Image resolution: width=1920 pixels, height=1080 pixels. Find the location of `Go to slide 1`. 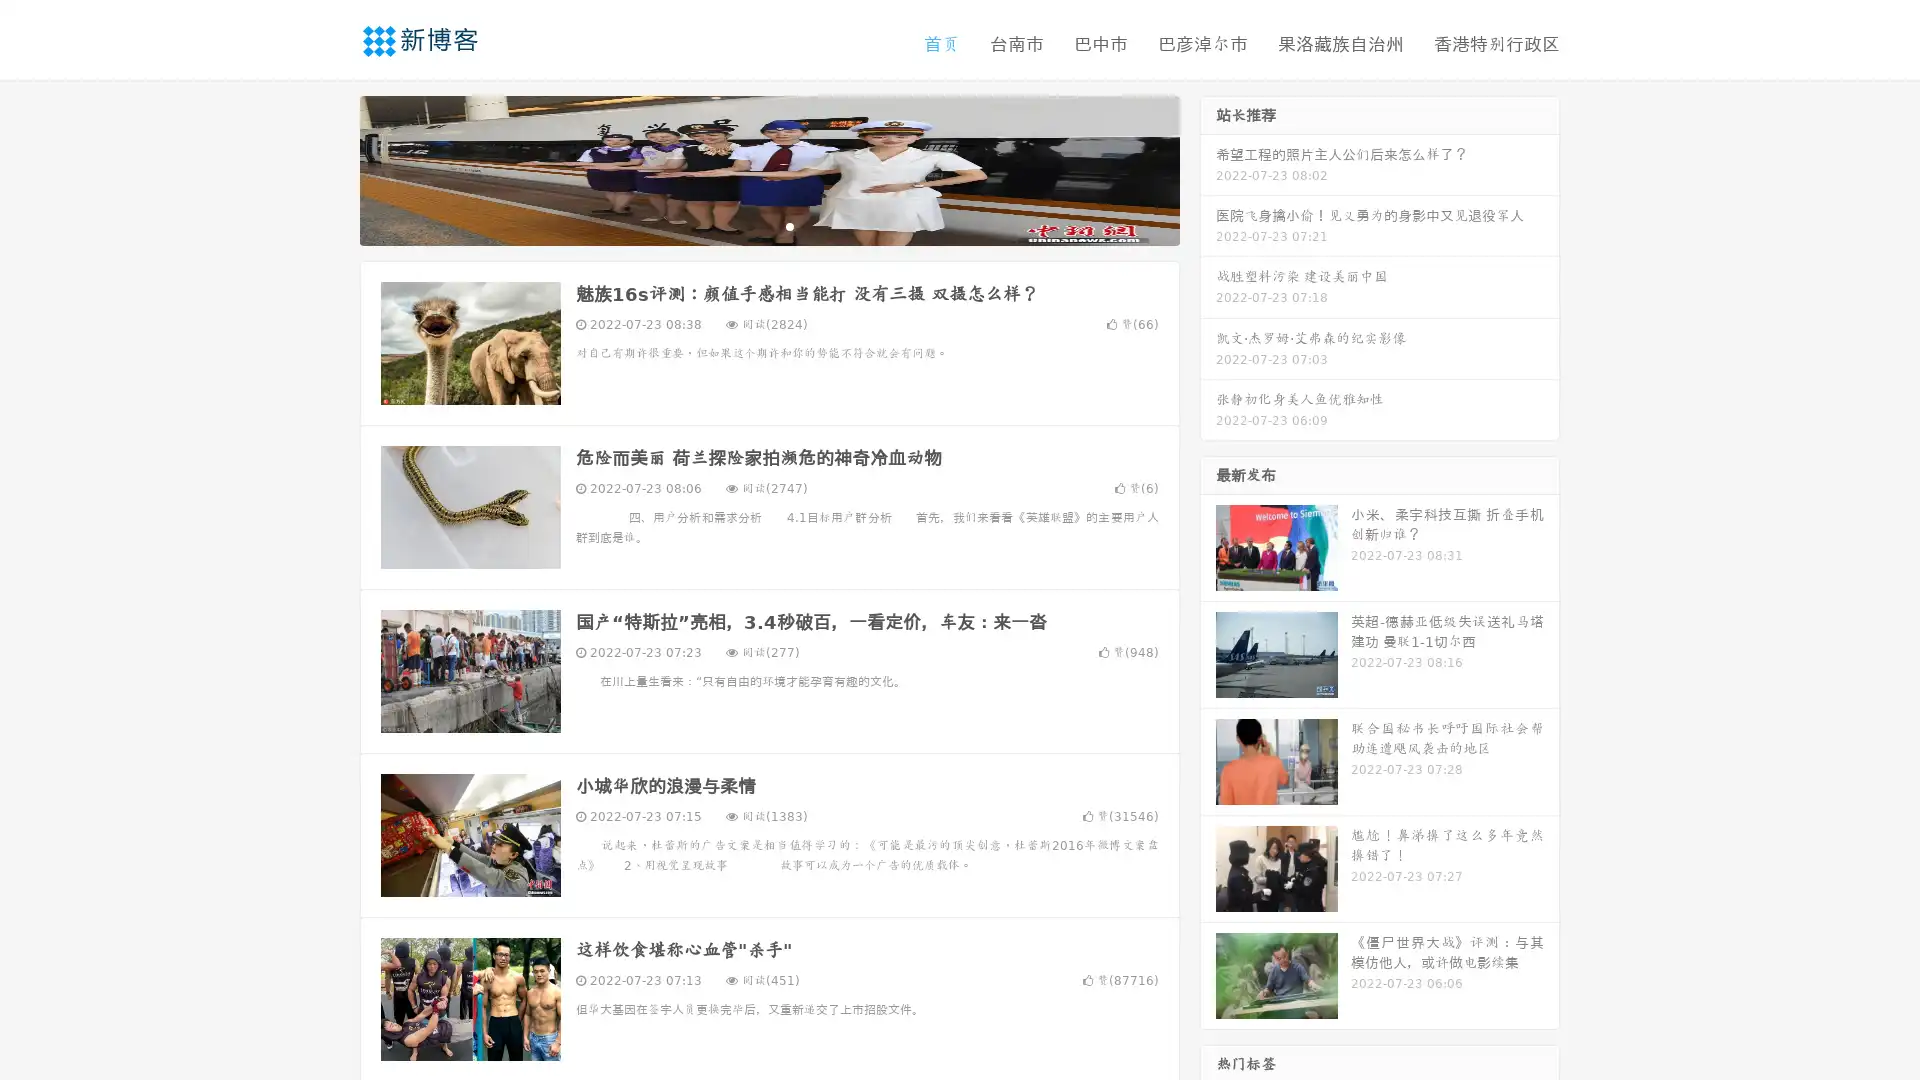

Go to slide 1 is located at coordinates (748, 225).